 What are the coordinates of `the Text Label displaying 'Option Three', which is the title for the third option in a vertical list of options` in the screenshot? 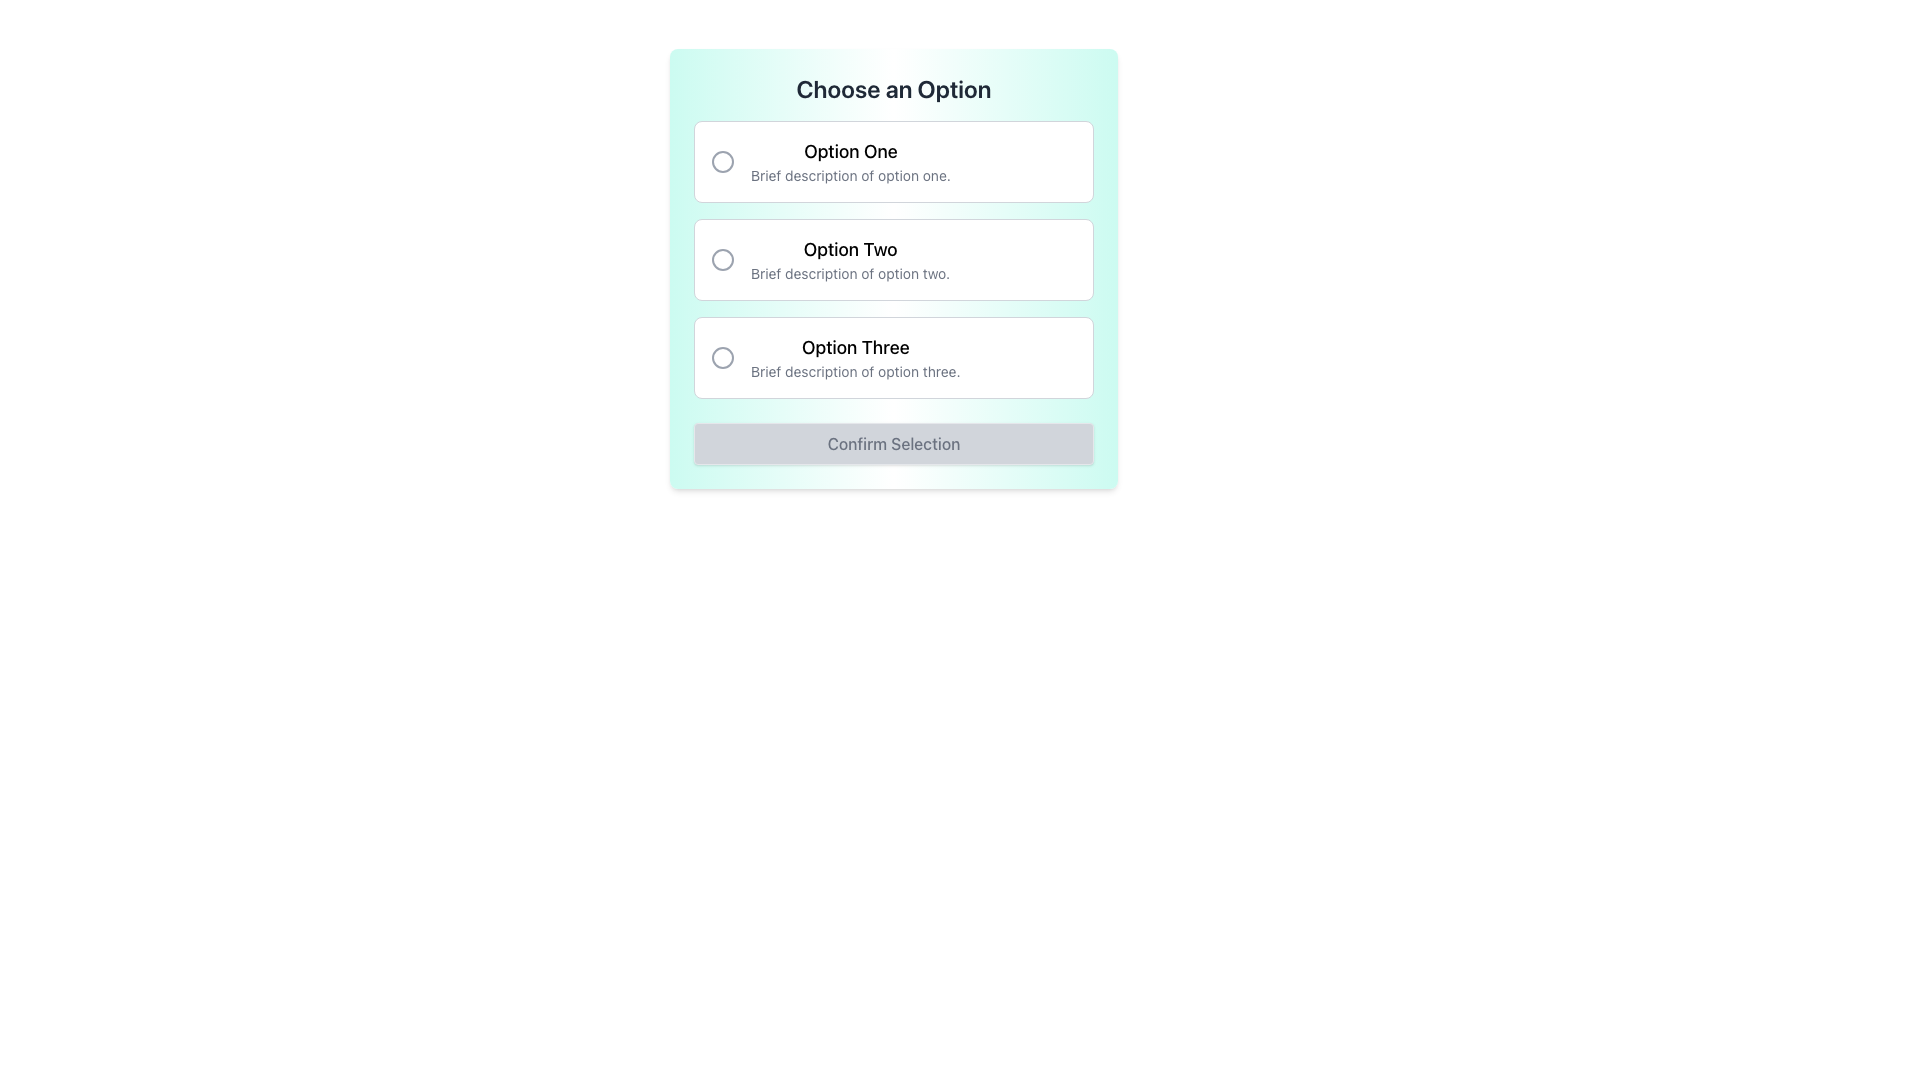 It's located at (855, 346).